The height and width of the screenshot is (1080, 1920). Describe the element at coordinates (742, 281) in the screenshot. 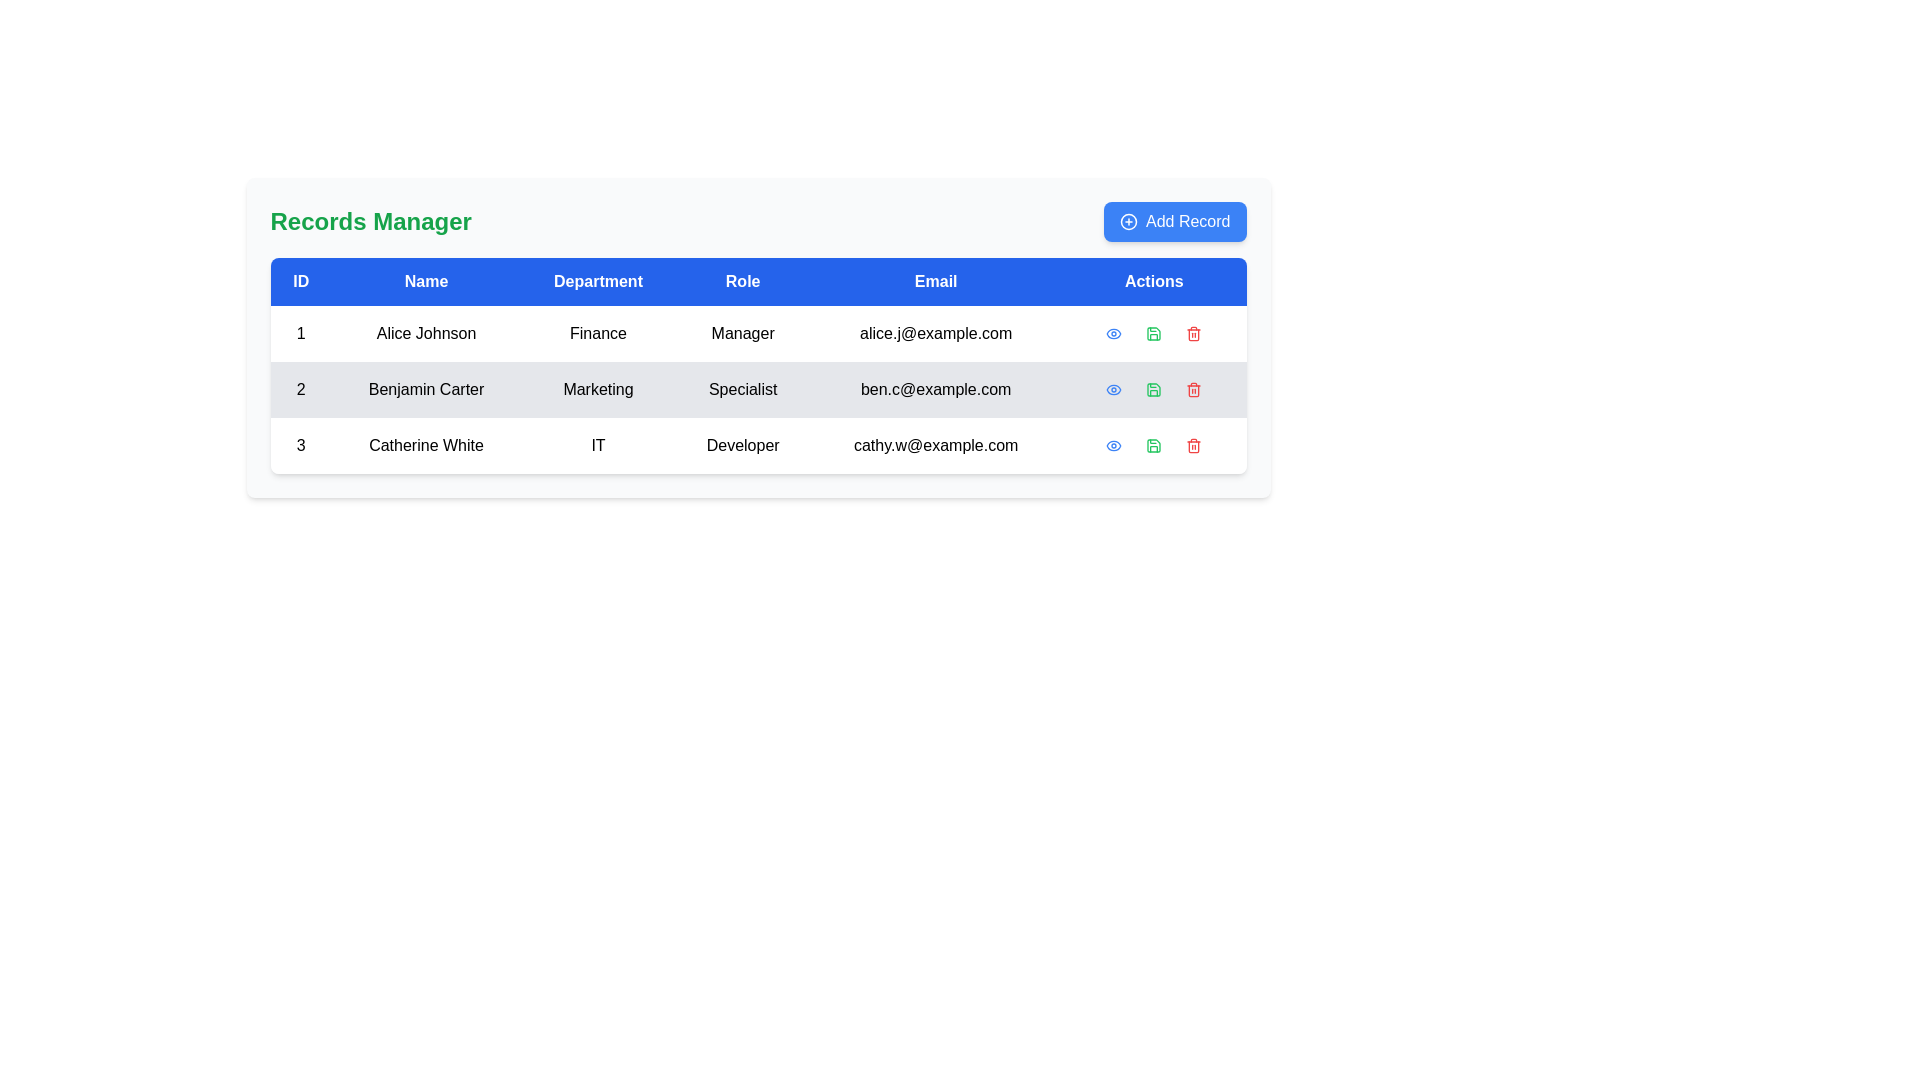

I see `label text of the 'Role' header in the table, which is the fourth column from the left` at that location.